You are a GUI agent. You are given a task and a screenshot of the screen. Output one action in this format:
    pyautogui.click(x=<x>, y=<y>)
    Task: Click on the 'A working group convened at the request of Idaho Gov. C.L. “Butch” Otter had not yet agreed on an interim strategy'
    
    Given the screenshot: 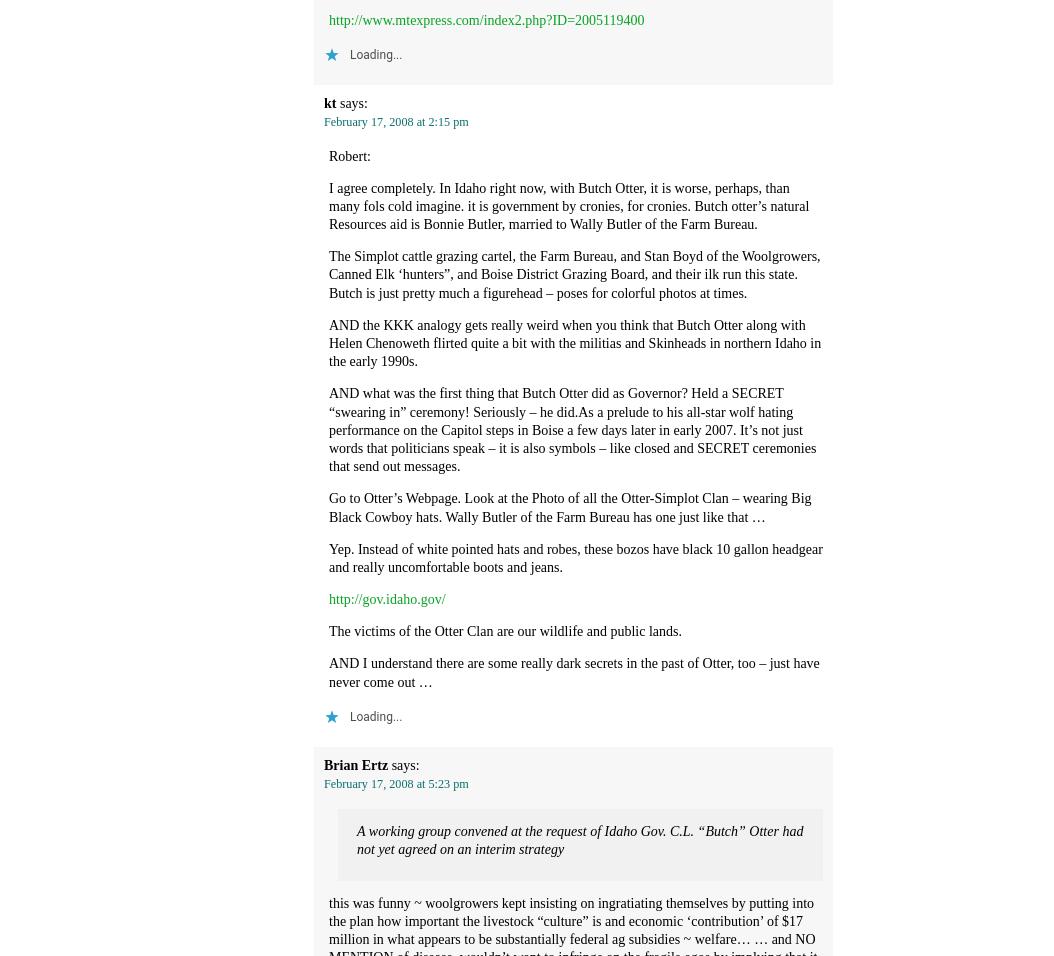 What is the action you would take?
    pyautogui.click(x=356, y=840)
    